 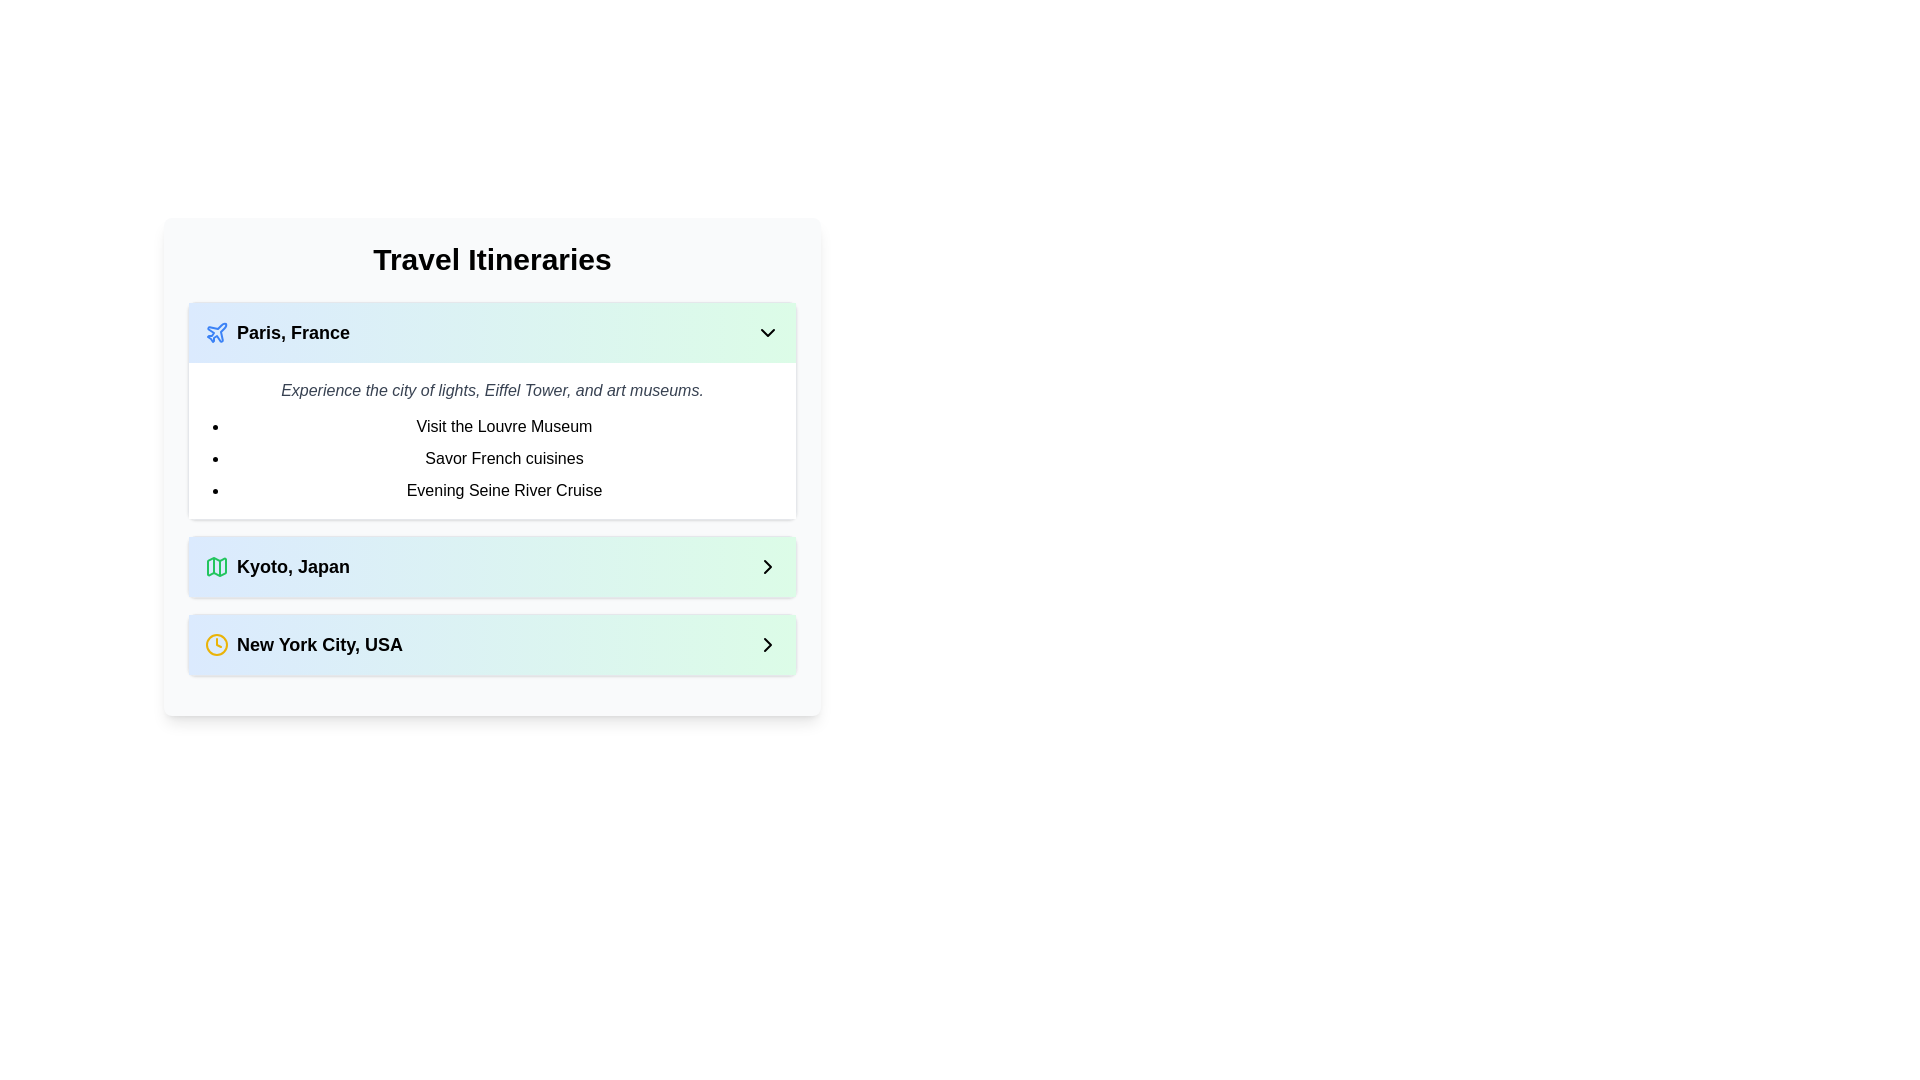 I want to click on the icon located to the far right of the green-highlighted box labeled 'New York City, USA', so click(x=767, y=644).